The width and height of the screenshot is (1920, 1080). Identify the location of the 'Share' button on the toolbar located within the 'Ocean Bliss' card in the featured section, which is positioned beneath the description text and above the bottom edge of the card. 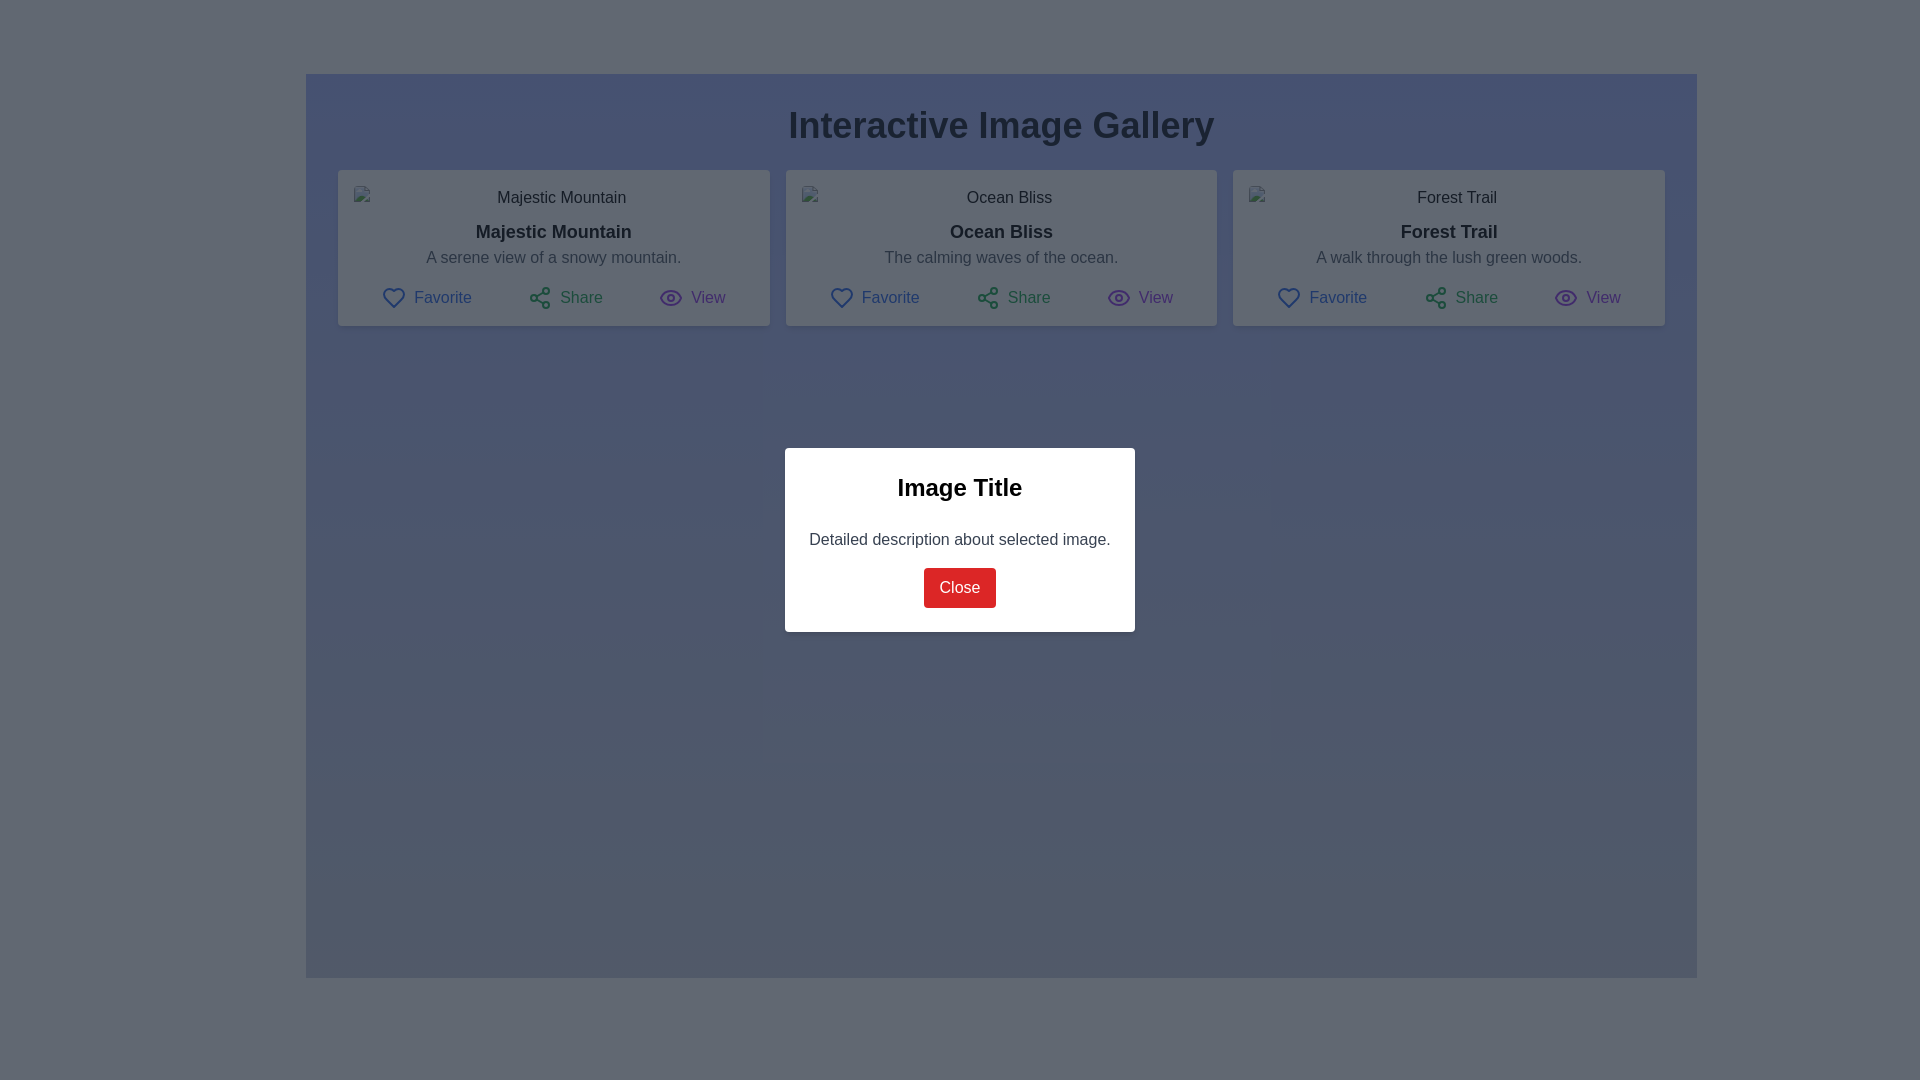
(1001, 297).